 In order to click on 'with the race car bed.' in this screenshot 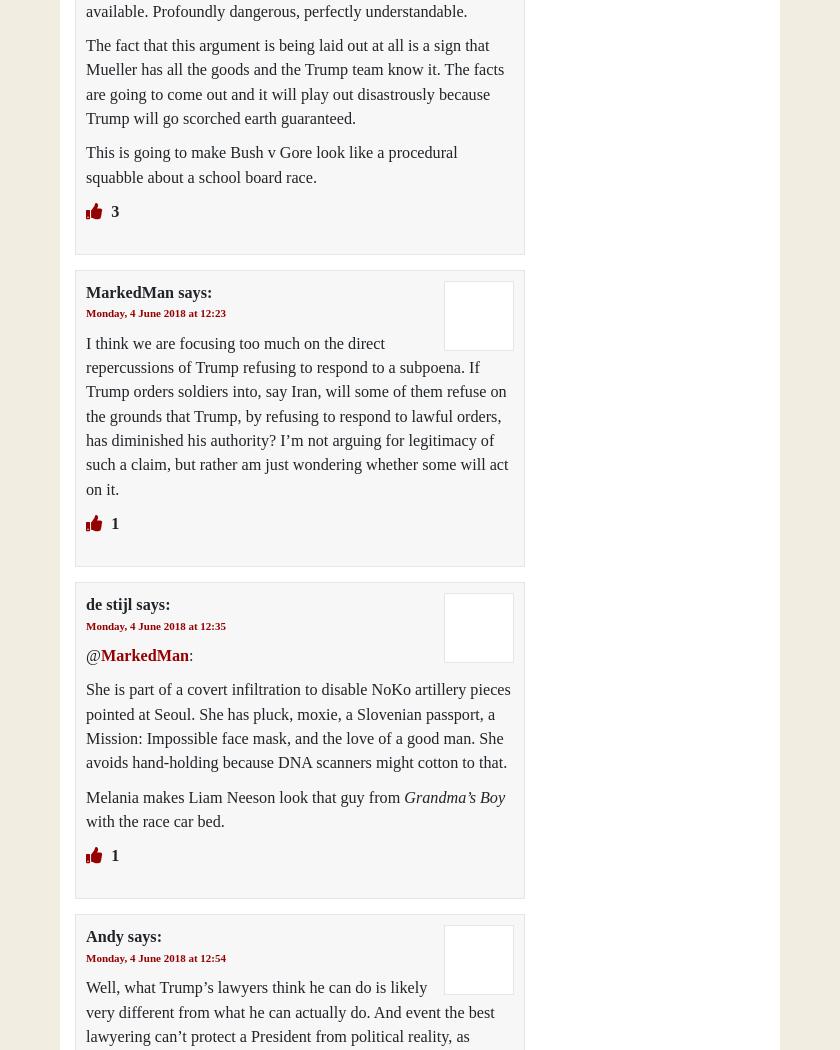, I will do `click(154, 819)`.